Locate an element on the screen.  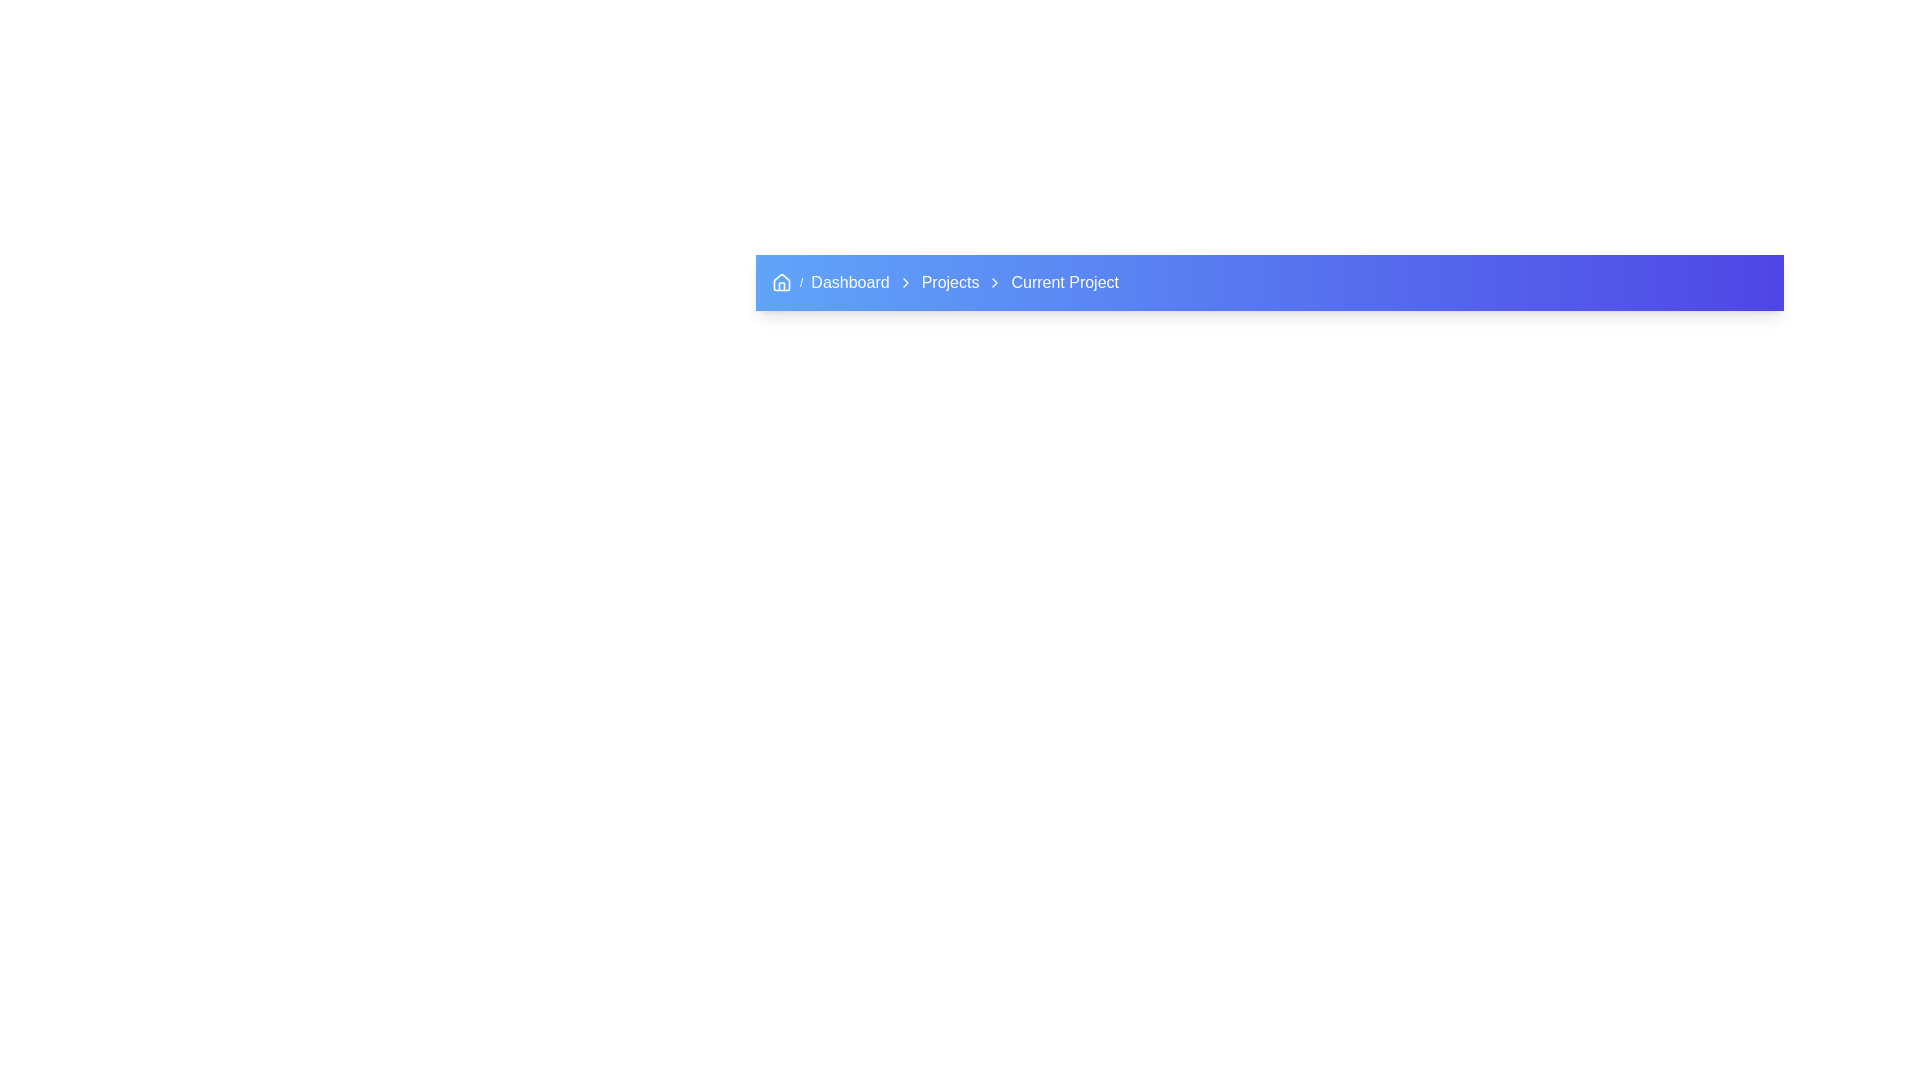
the house-shaped SVG icon at the start of the breadcrumb navigation bar, which is positioned before the 'Dashboard' link is located at coordinates (781, 282).